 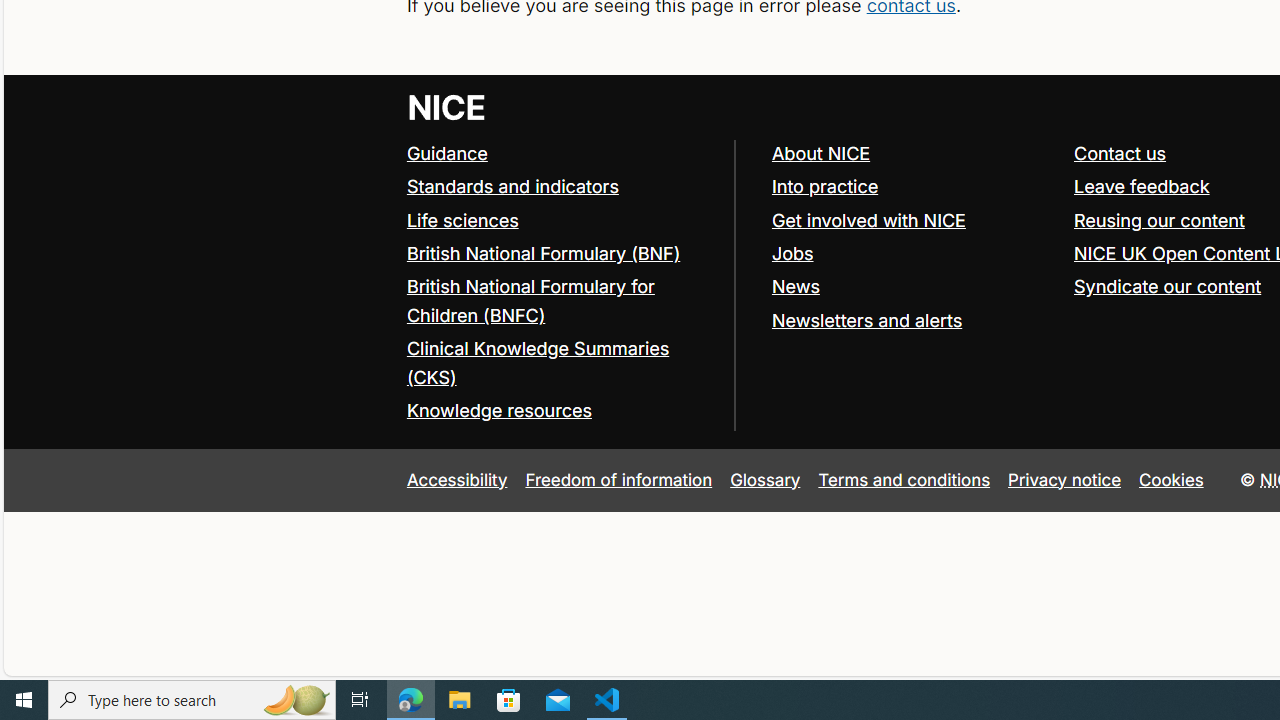 What do you see at coordinates (461, 219) in the screenshot?
I see `'Life sciences'` at bounding box center [461, 219].